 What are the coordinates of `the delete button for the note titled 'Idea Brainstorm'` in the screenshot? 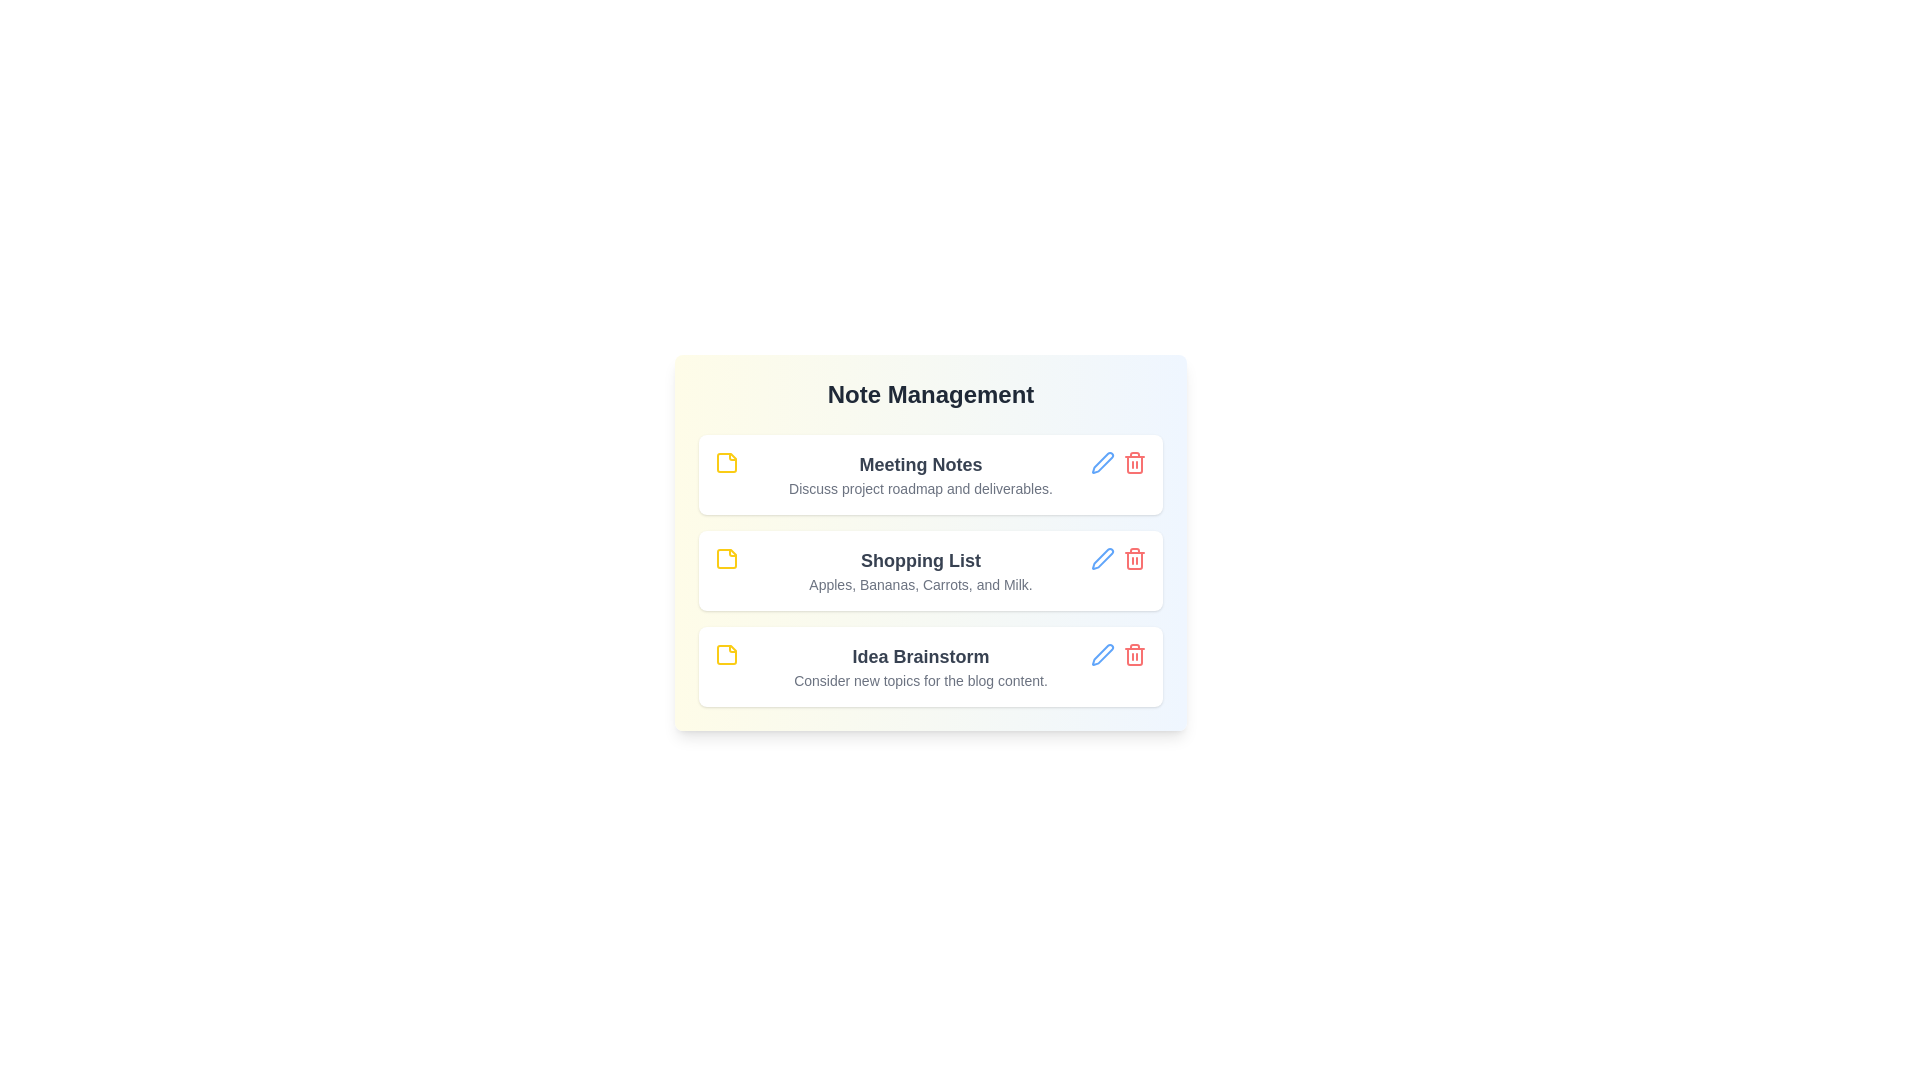 It's located at (1134, 655).